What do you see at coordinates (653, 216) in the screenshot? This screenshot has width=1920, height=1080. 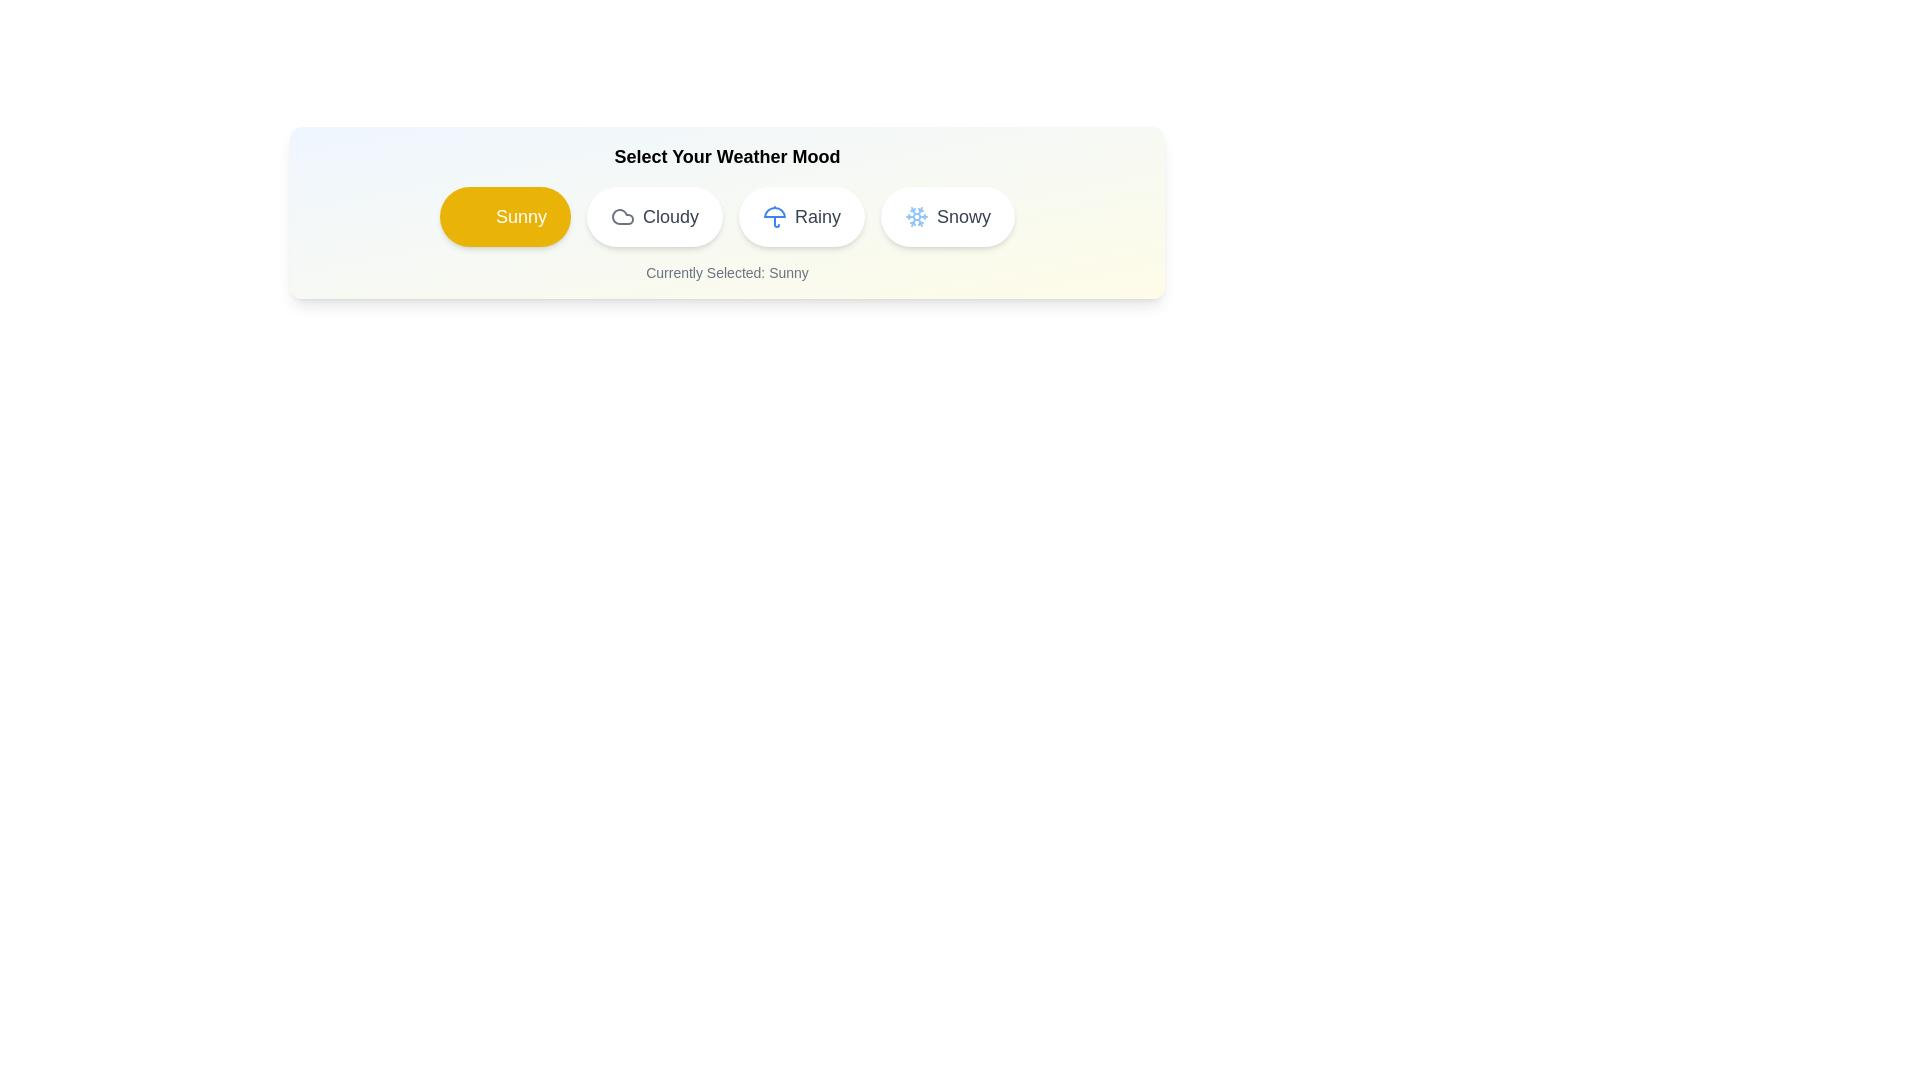 I see `the weather option Cloudy by clicking on its chip` at bounding box center [653, 216].